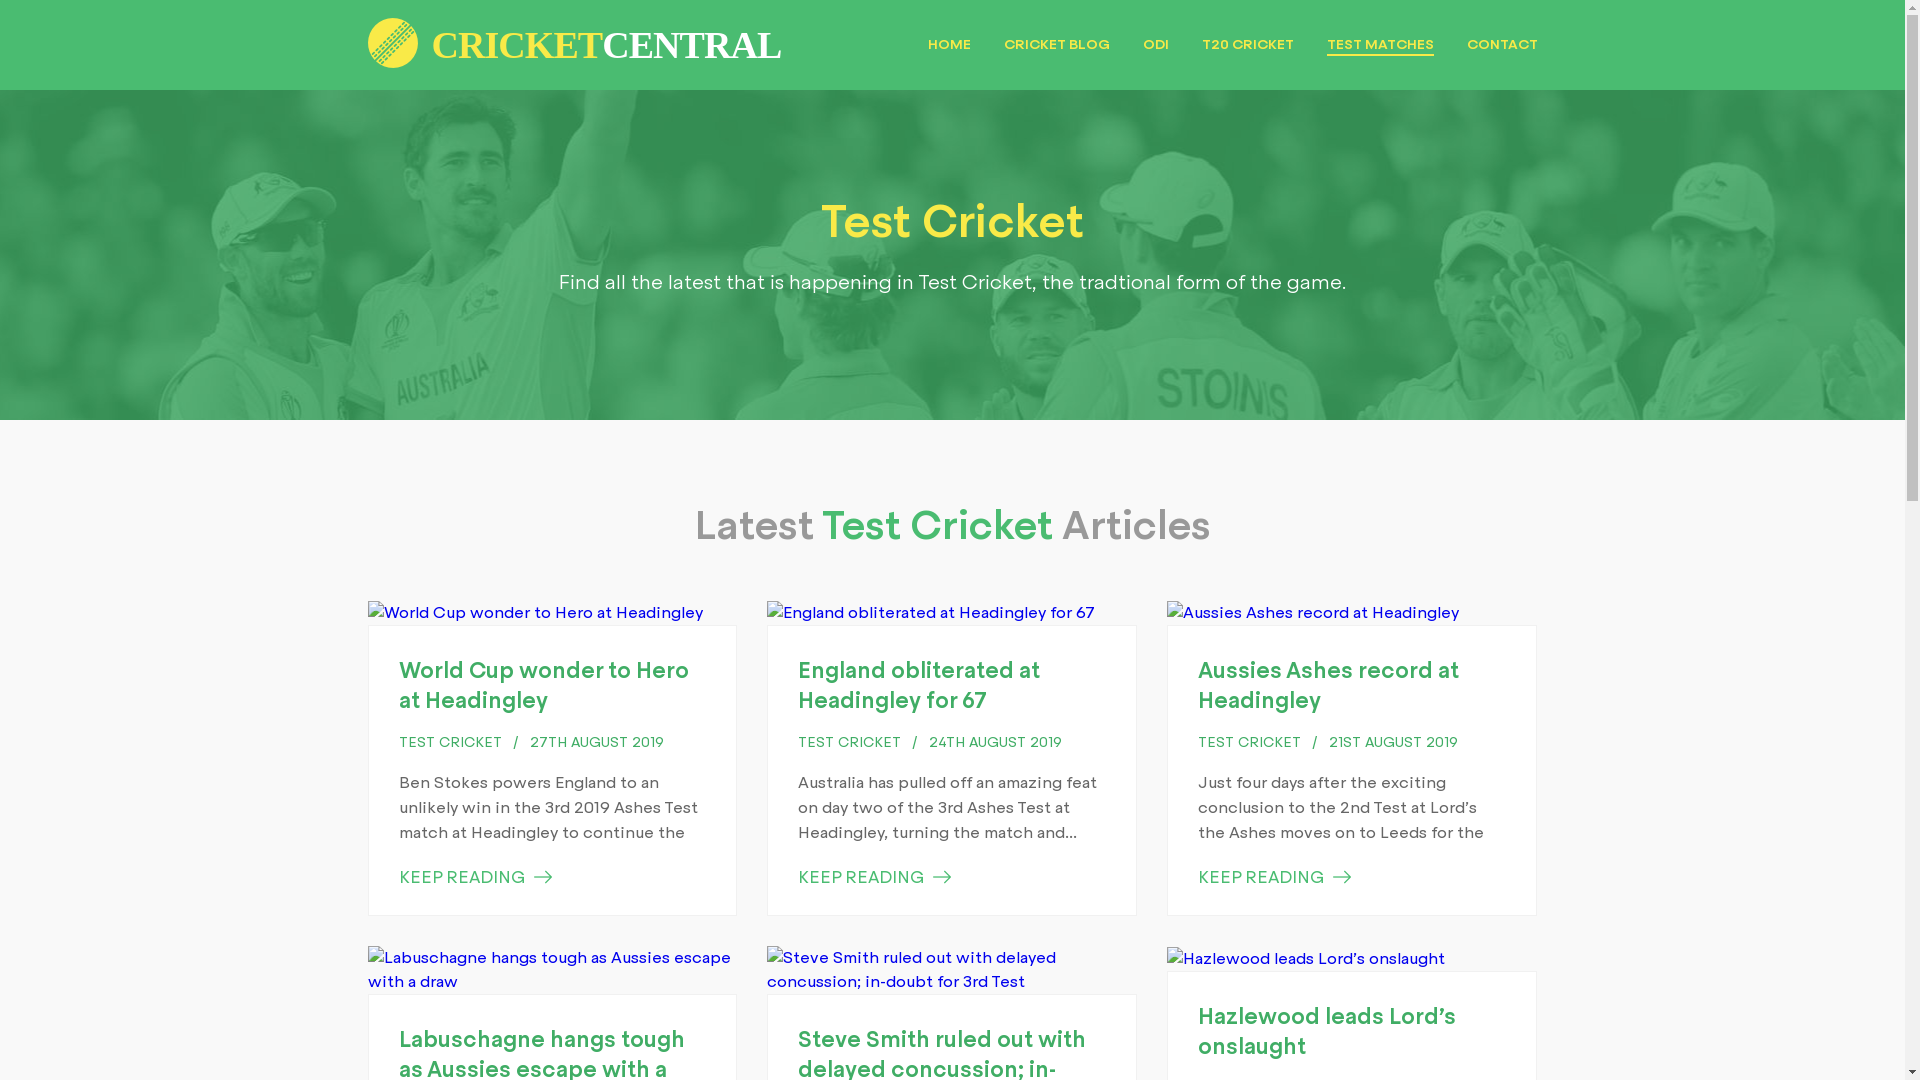  What do you see at coordinates (1200, 43) in the screenshot?
I see `'T20 CRICKET'` at bounding box center [1200, 43].